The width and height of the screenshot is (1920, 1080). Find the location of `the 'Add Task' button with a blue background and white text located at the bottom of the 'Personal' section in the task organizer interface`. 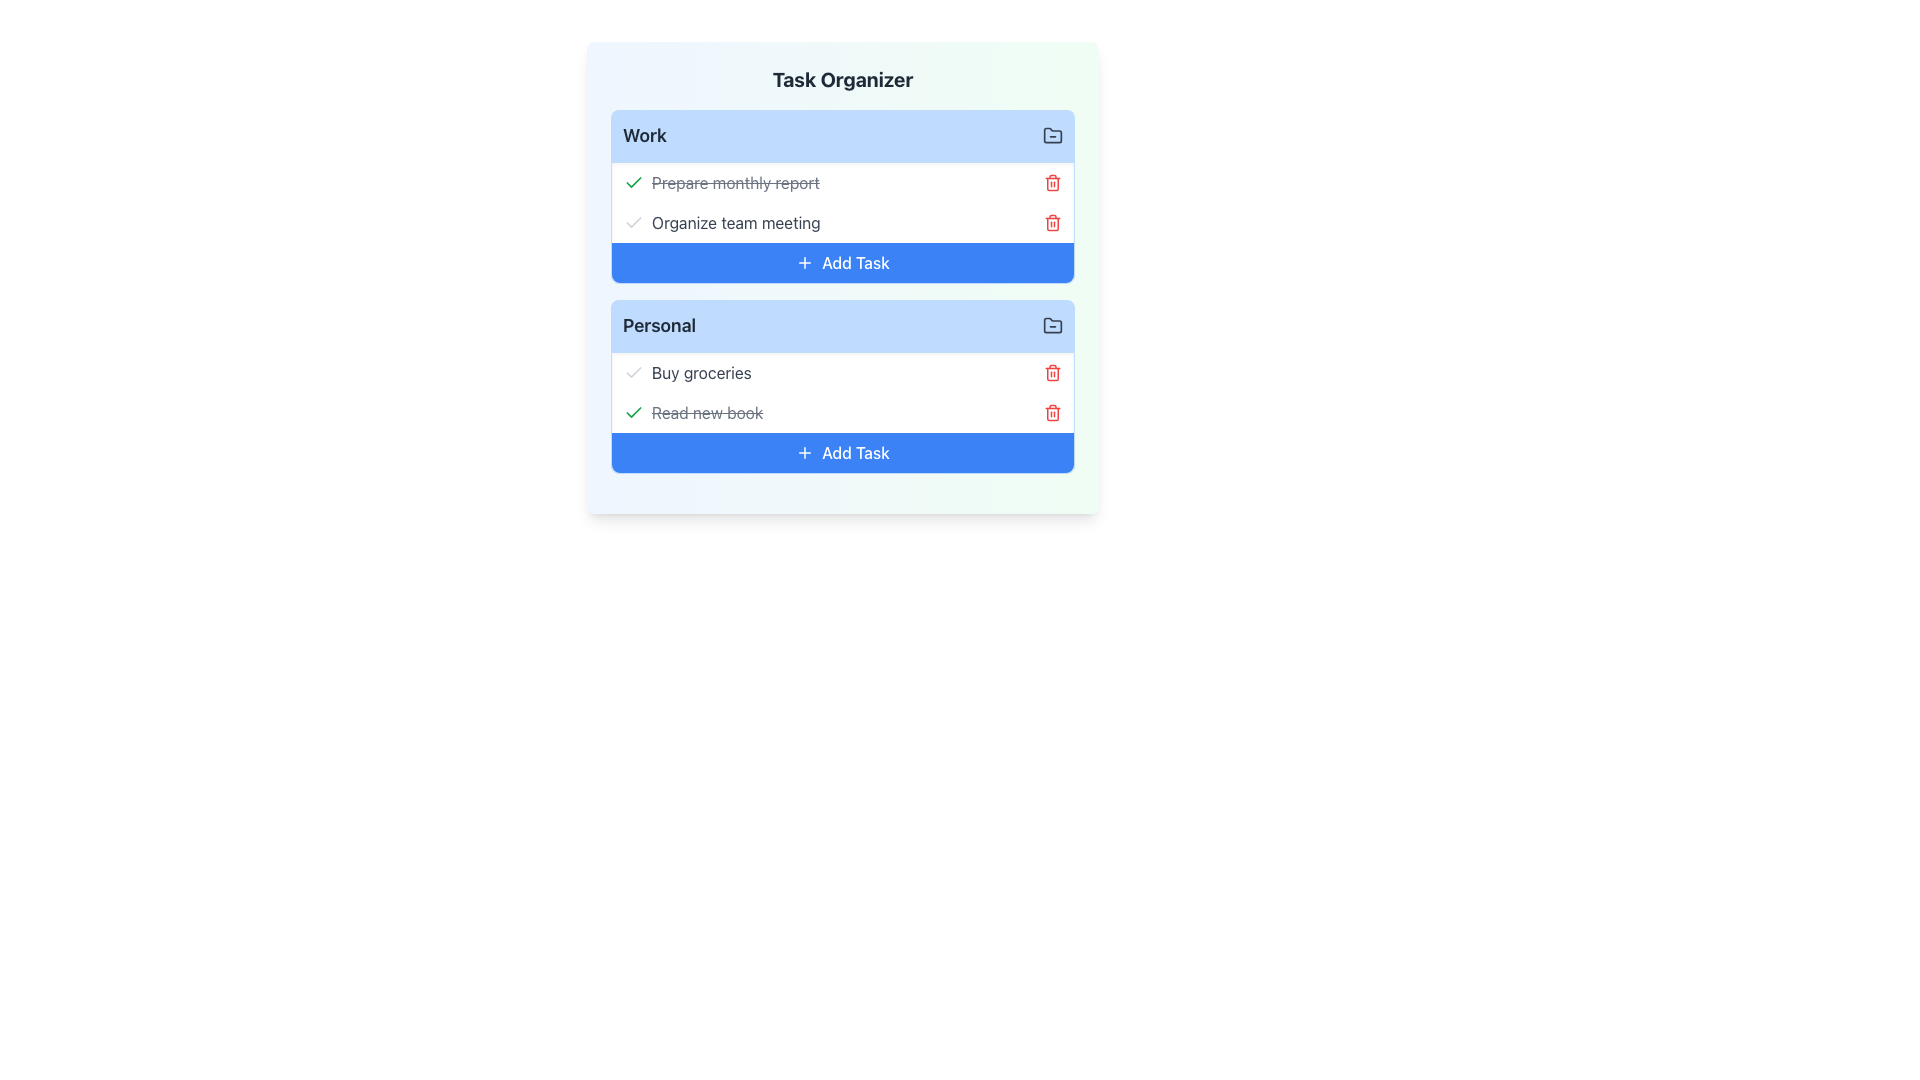

the 'Add Task' button with a blue background and white text located at the bottom of the 'Personal' section in the task organizer interface is located at coordinates (843, 452).